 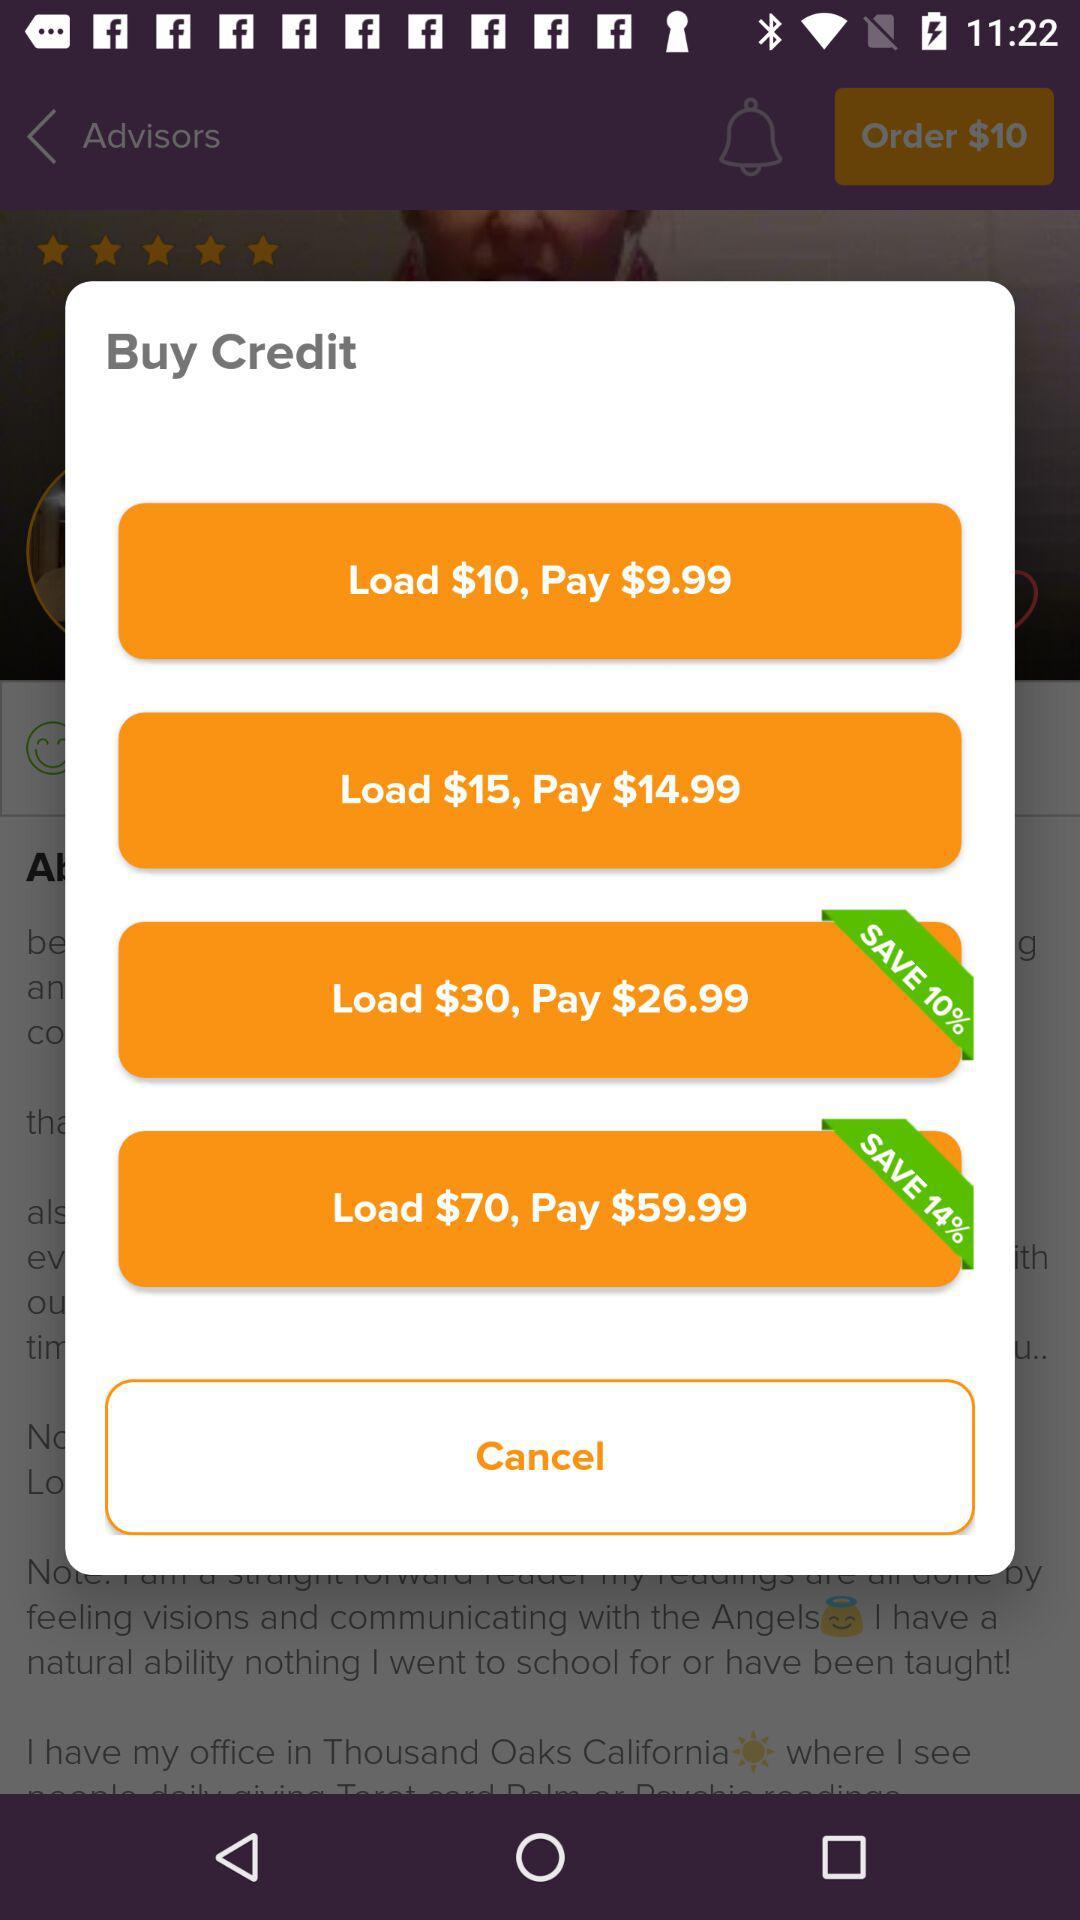 What do you see at coordinates (540, 1457) in the screenshot?
I see `cancel icon` at bounding box center [540, 1457].